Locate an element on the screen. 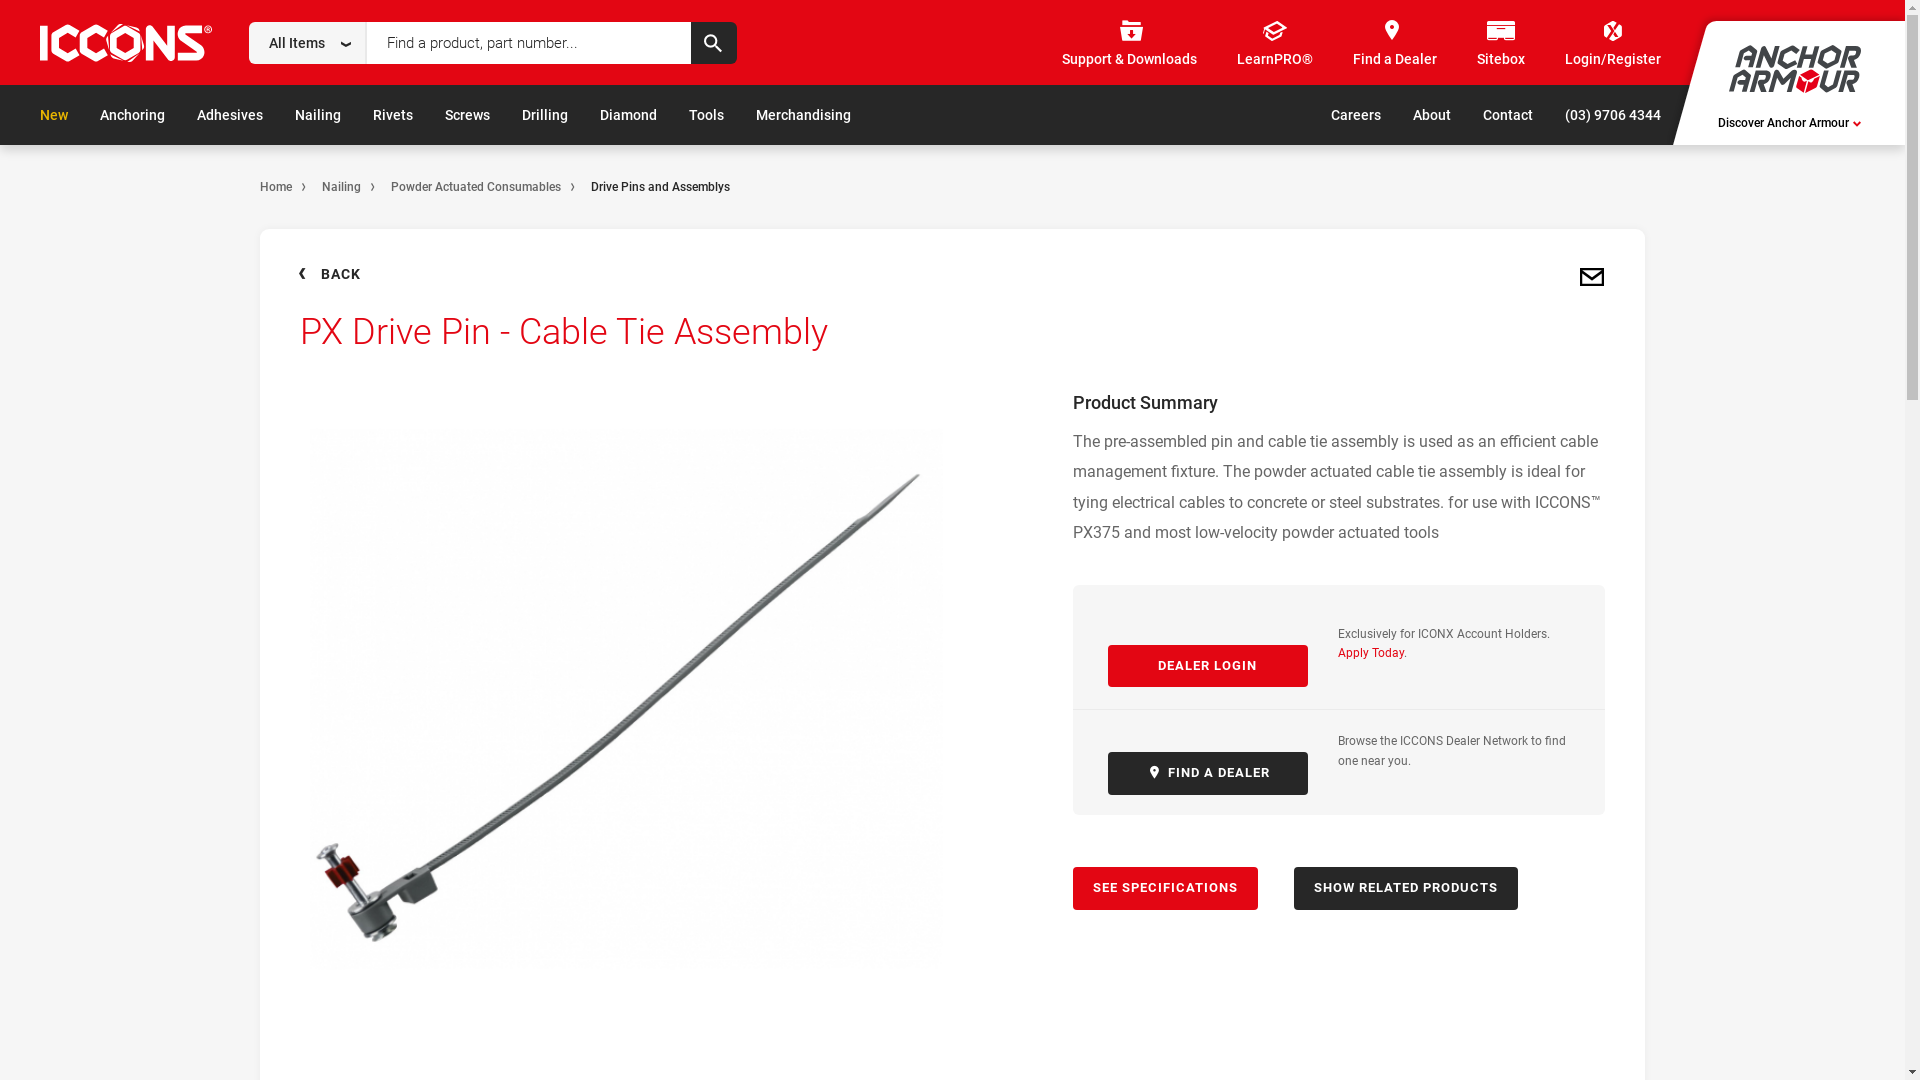  'Adhesives' is located at coordinates (230, 115).